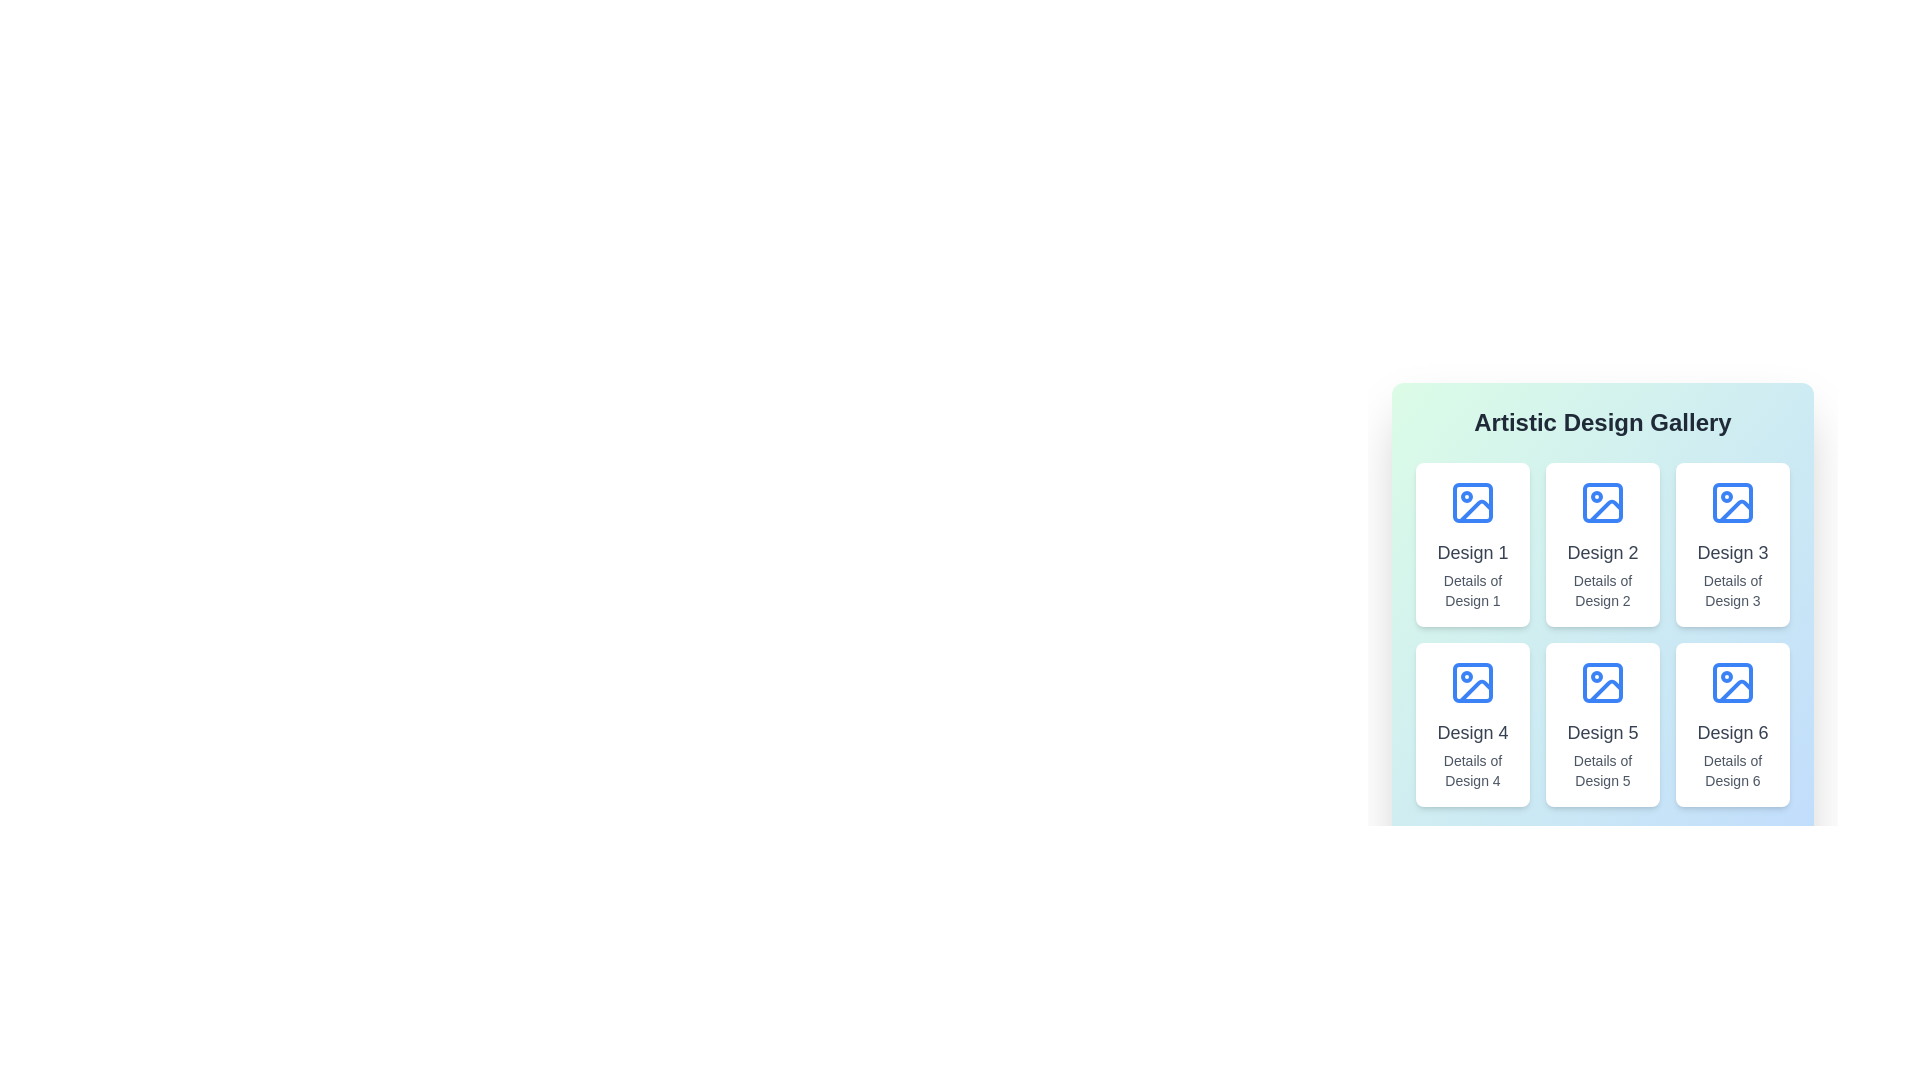  What do you see at coordinates (1731, 501) in the screenshot?
I see `the blue landscape image icon located in the upper right quadrant of the grid, specifically in the third column of the first row, above the text 'Design 3' and 'Details of Design 3'` at bounding box center [1731, 501].